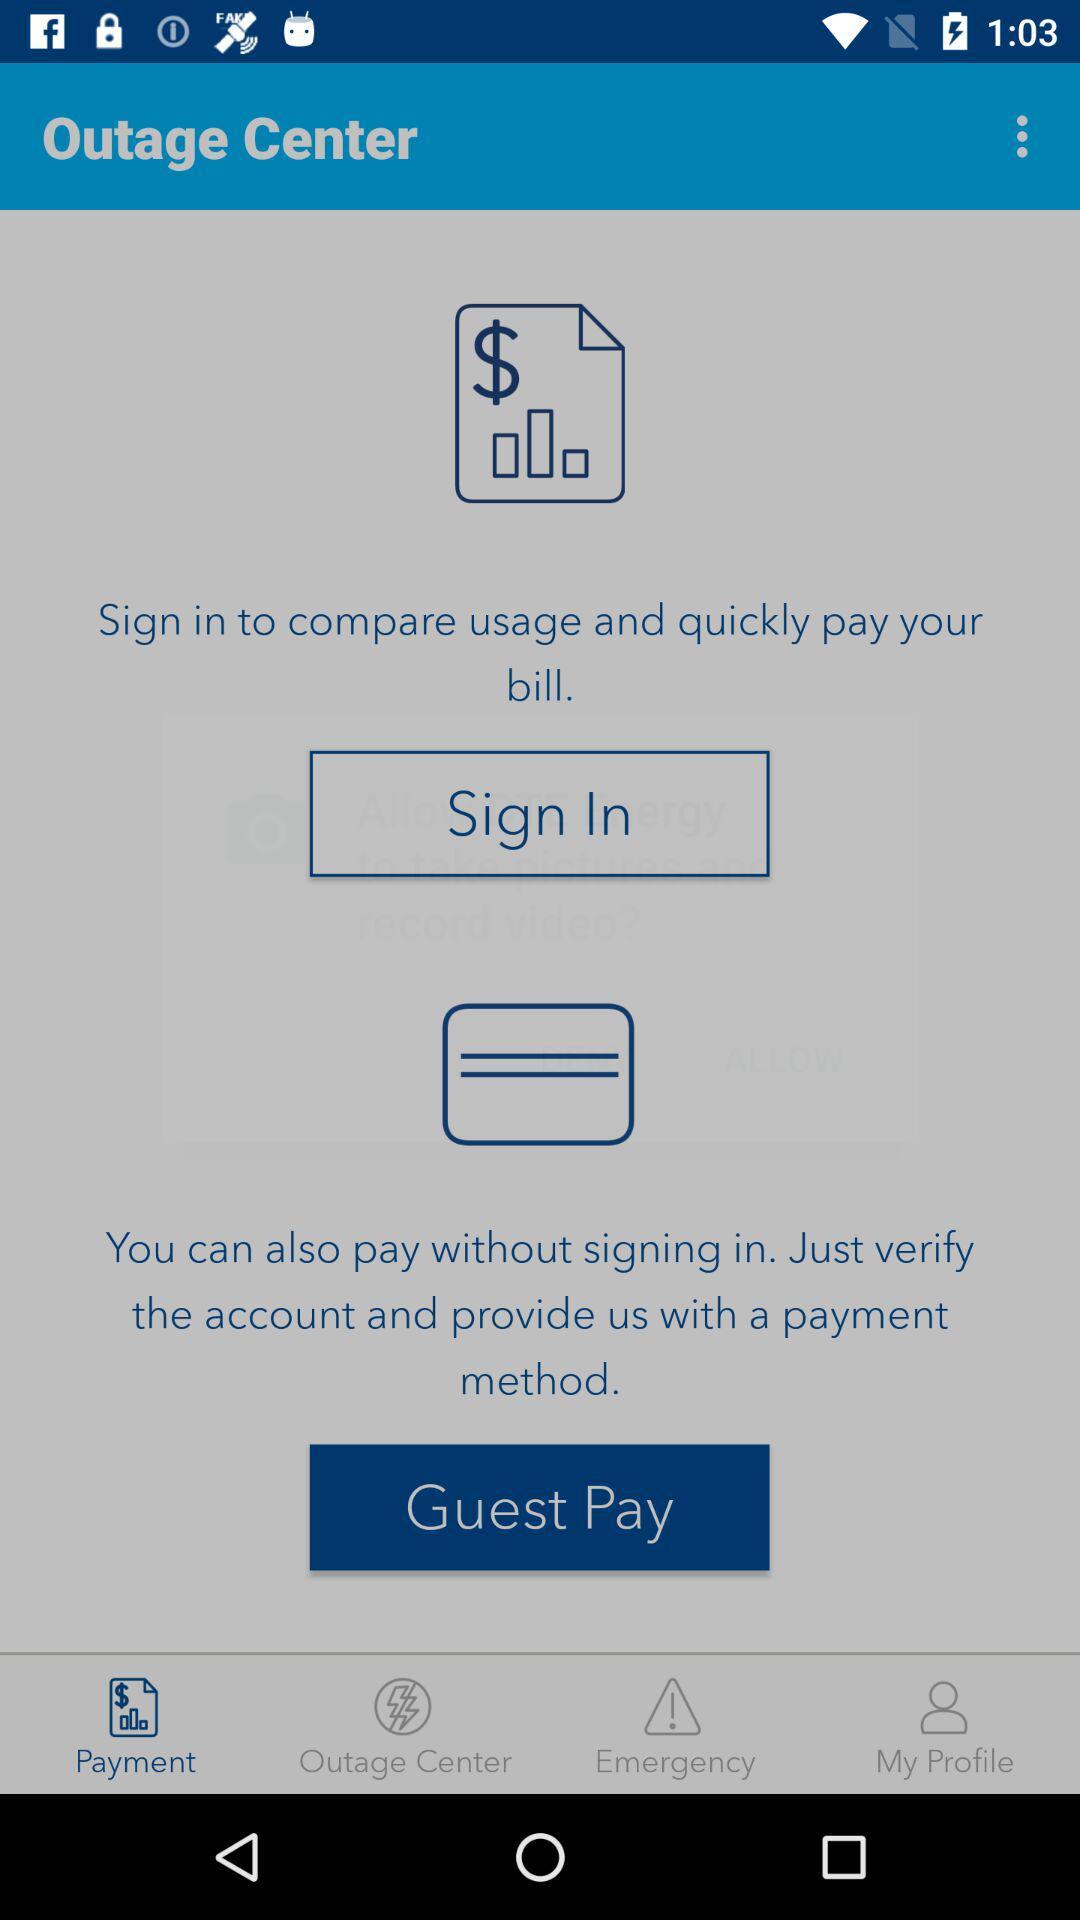 This screenshot has height=1920, width=1080. What do you see at coordinates (945, 1723) in the screenshot?
I see `item to the right of the emergency` at bounding box center [945, 1723].